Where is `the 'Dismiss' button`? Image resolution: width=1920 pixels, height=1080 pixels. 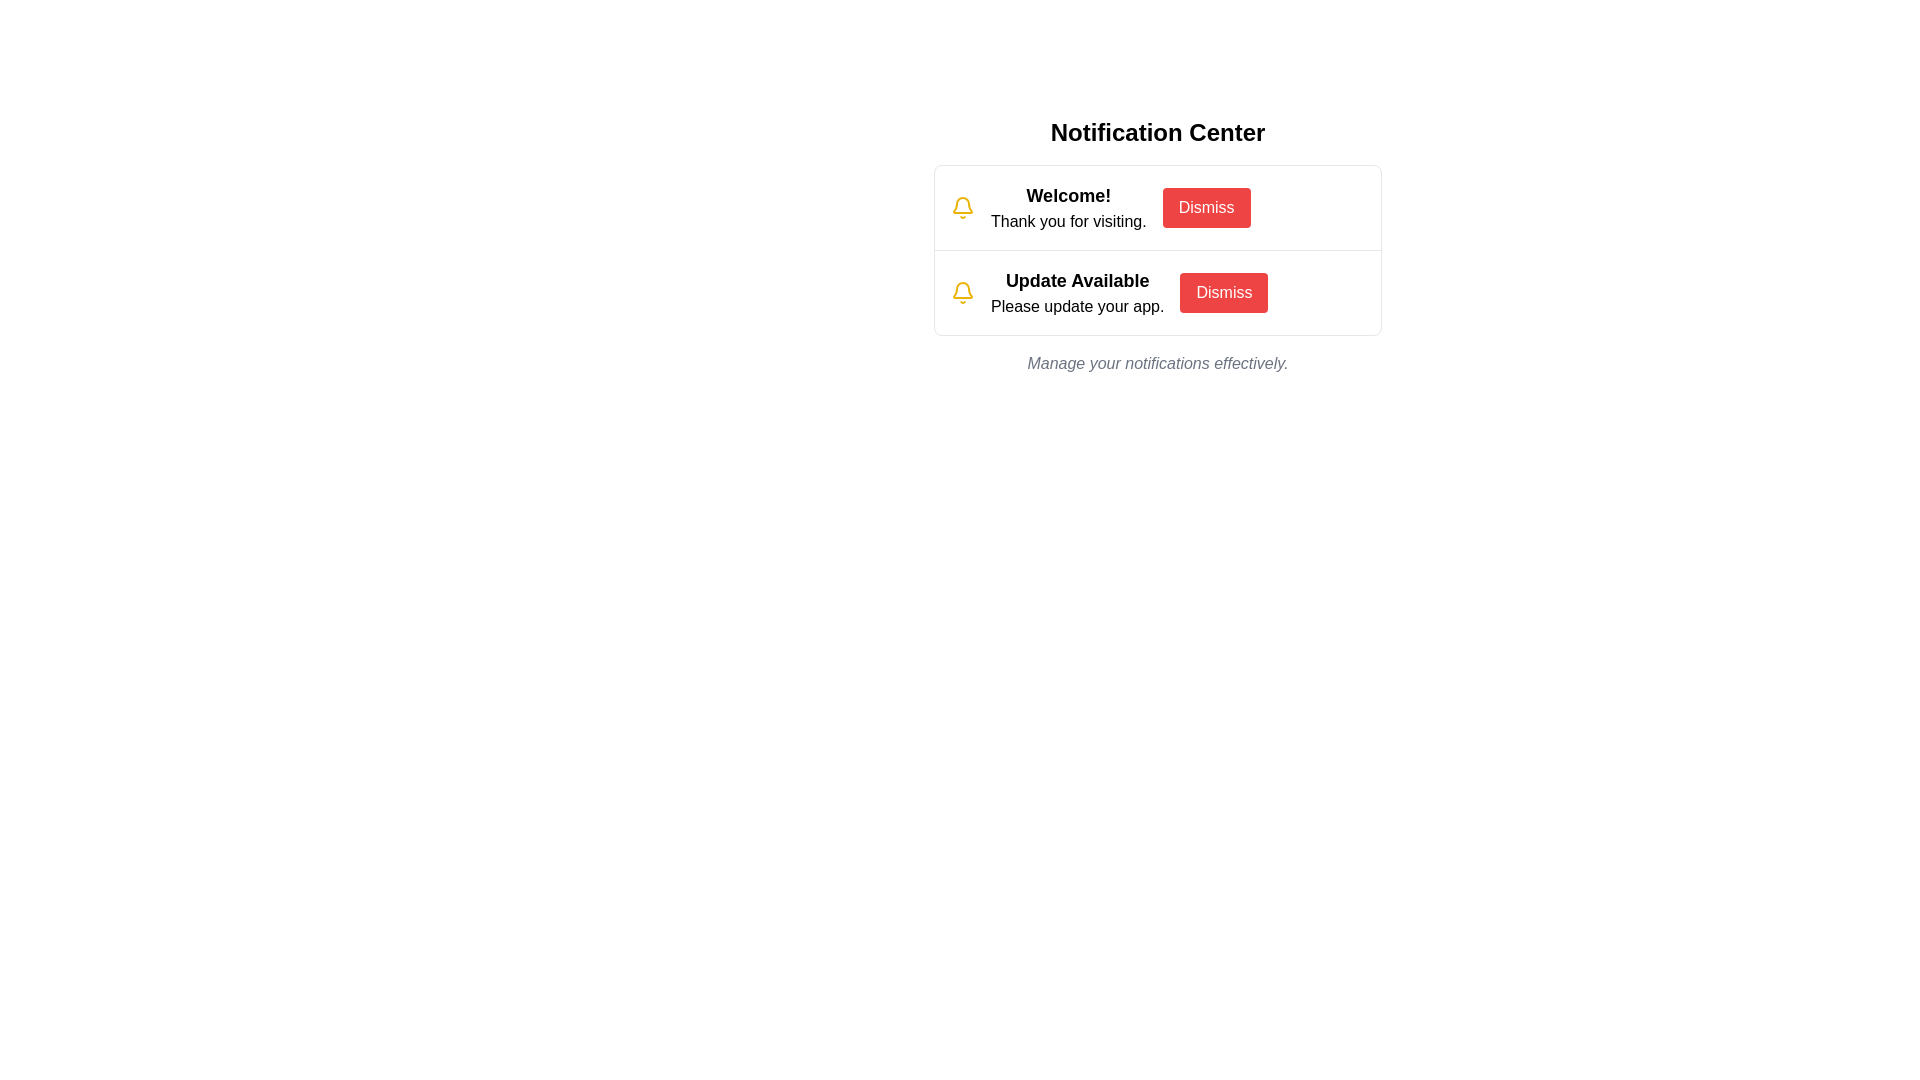 the 'Dismiss' button is located at coordinates (1223, 293).